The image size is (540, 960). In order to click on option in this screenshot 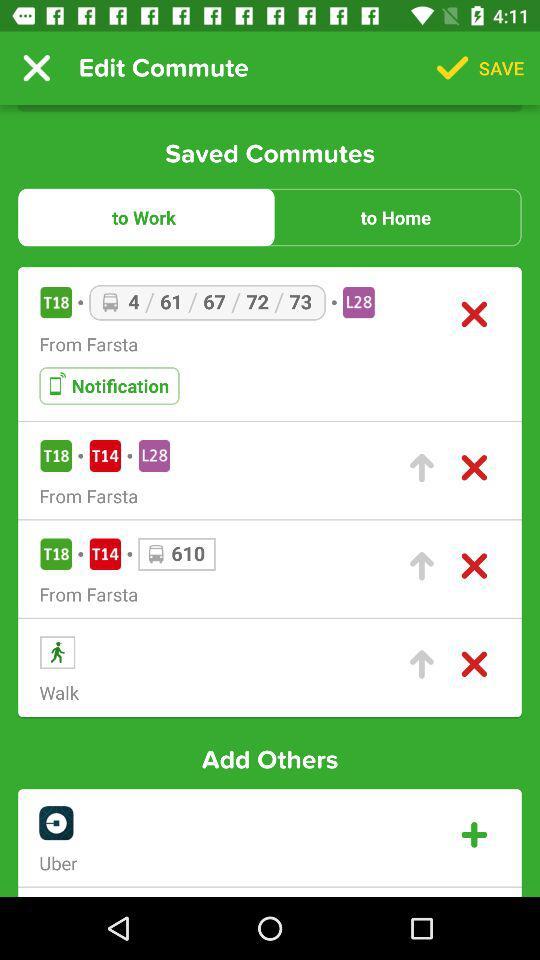, I will do `click(473, 835)`.